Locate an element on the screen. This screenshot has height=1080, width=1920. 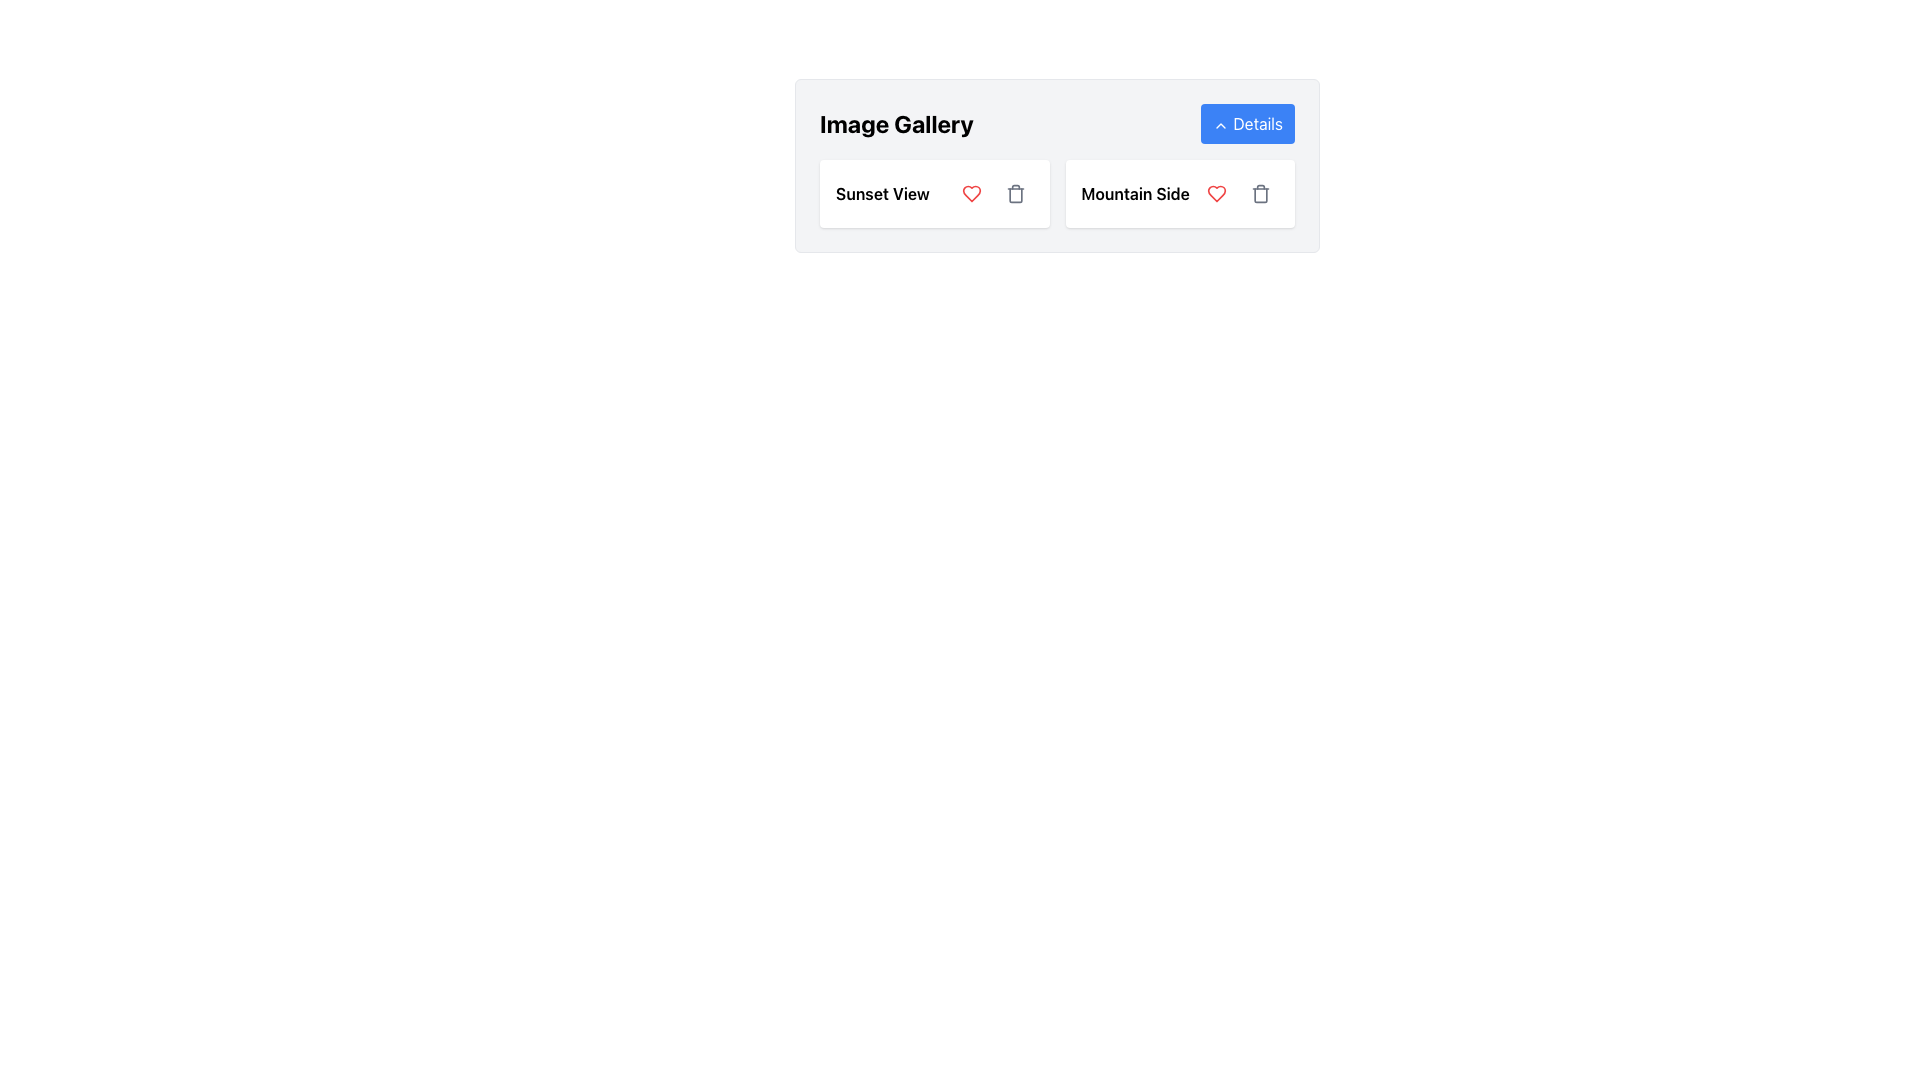
the button located in the top-right corner of the 'Image Gallery Details' box is located at coordinates (1247, 123).